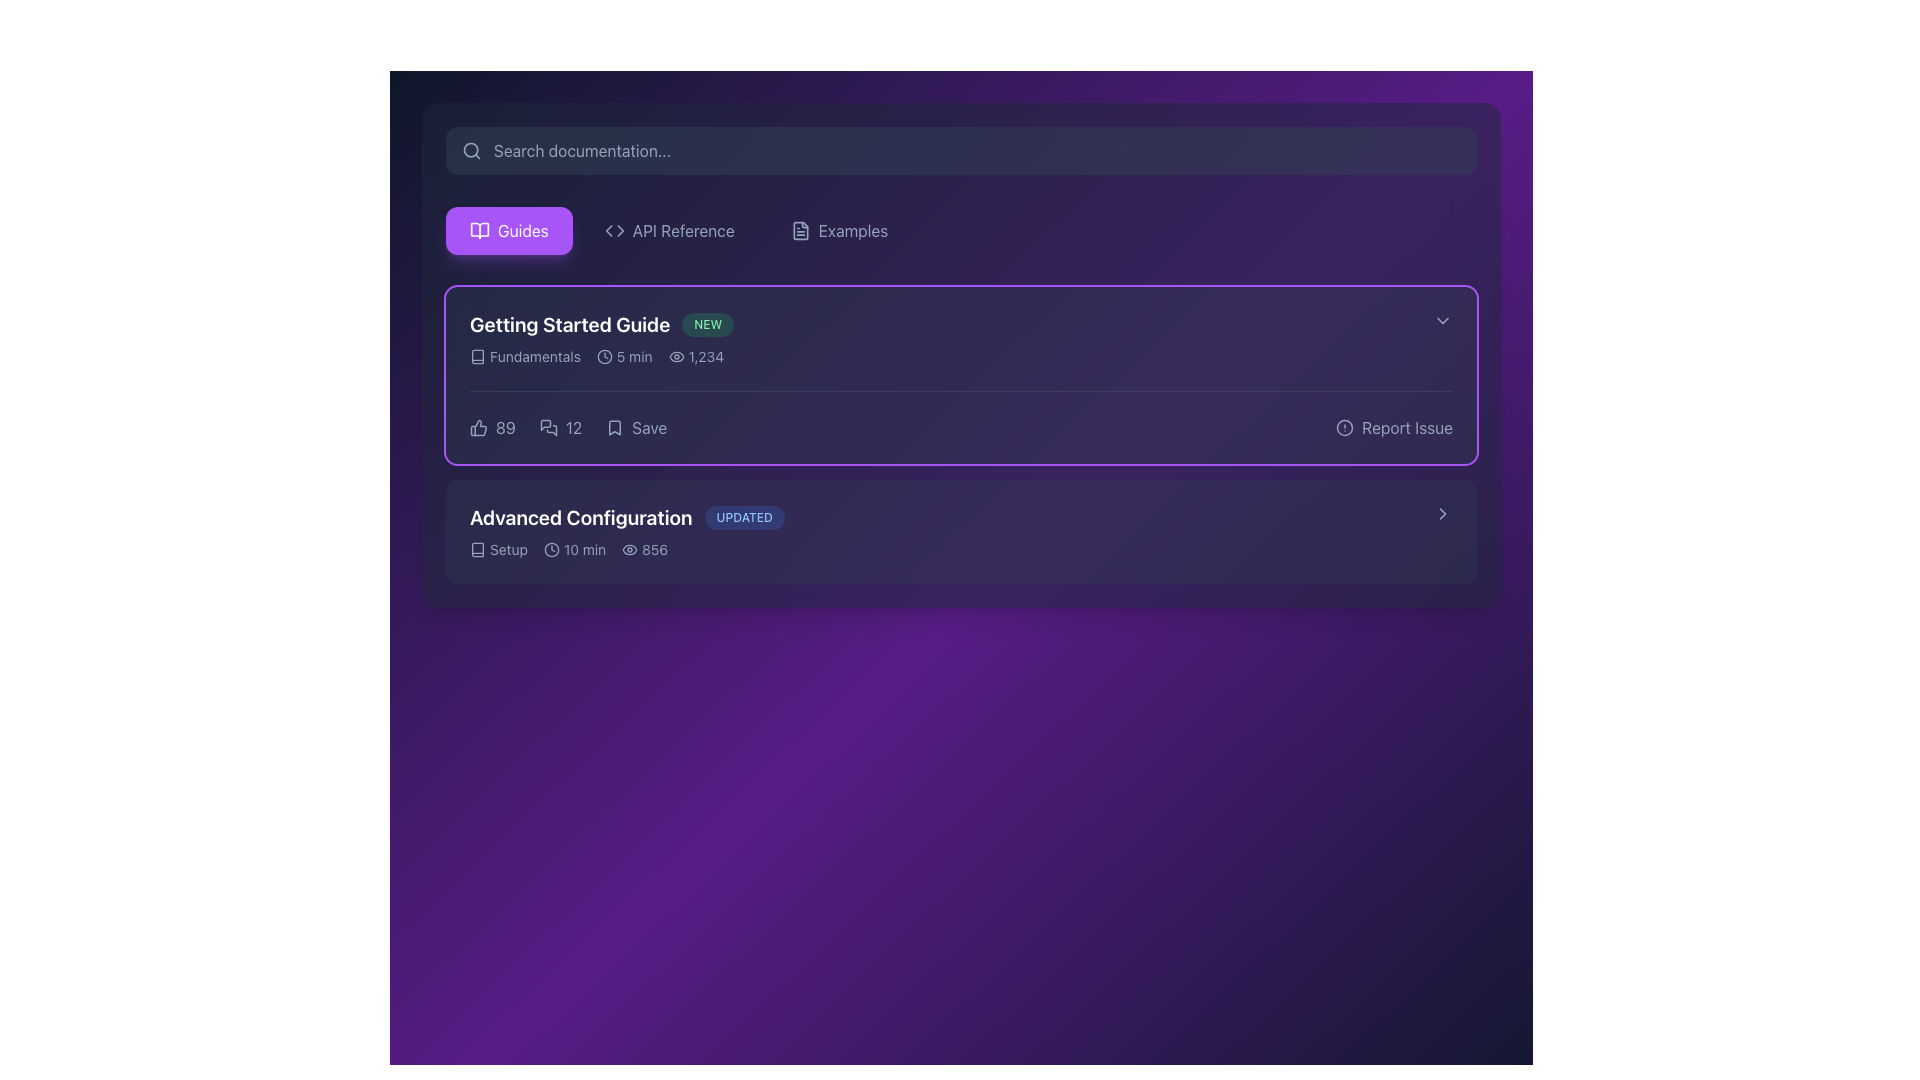 Image resolution: width=1920 pixels, height=1080 pixels. Describe the element at coordinates (548, 427) in the screenshot. I see `the comments icon next to the number '12' in the 'Getting Started Guide' card` at that location.